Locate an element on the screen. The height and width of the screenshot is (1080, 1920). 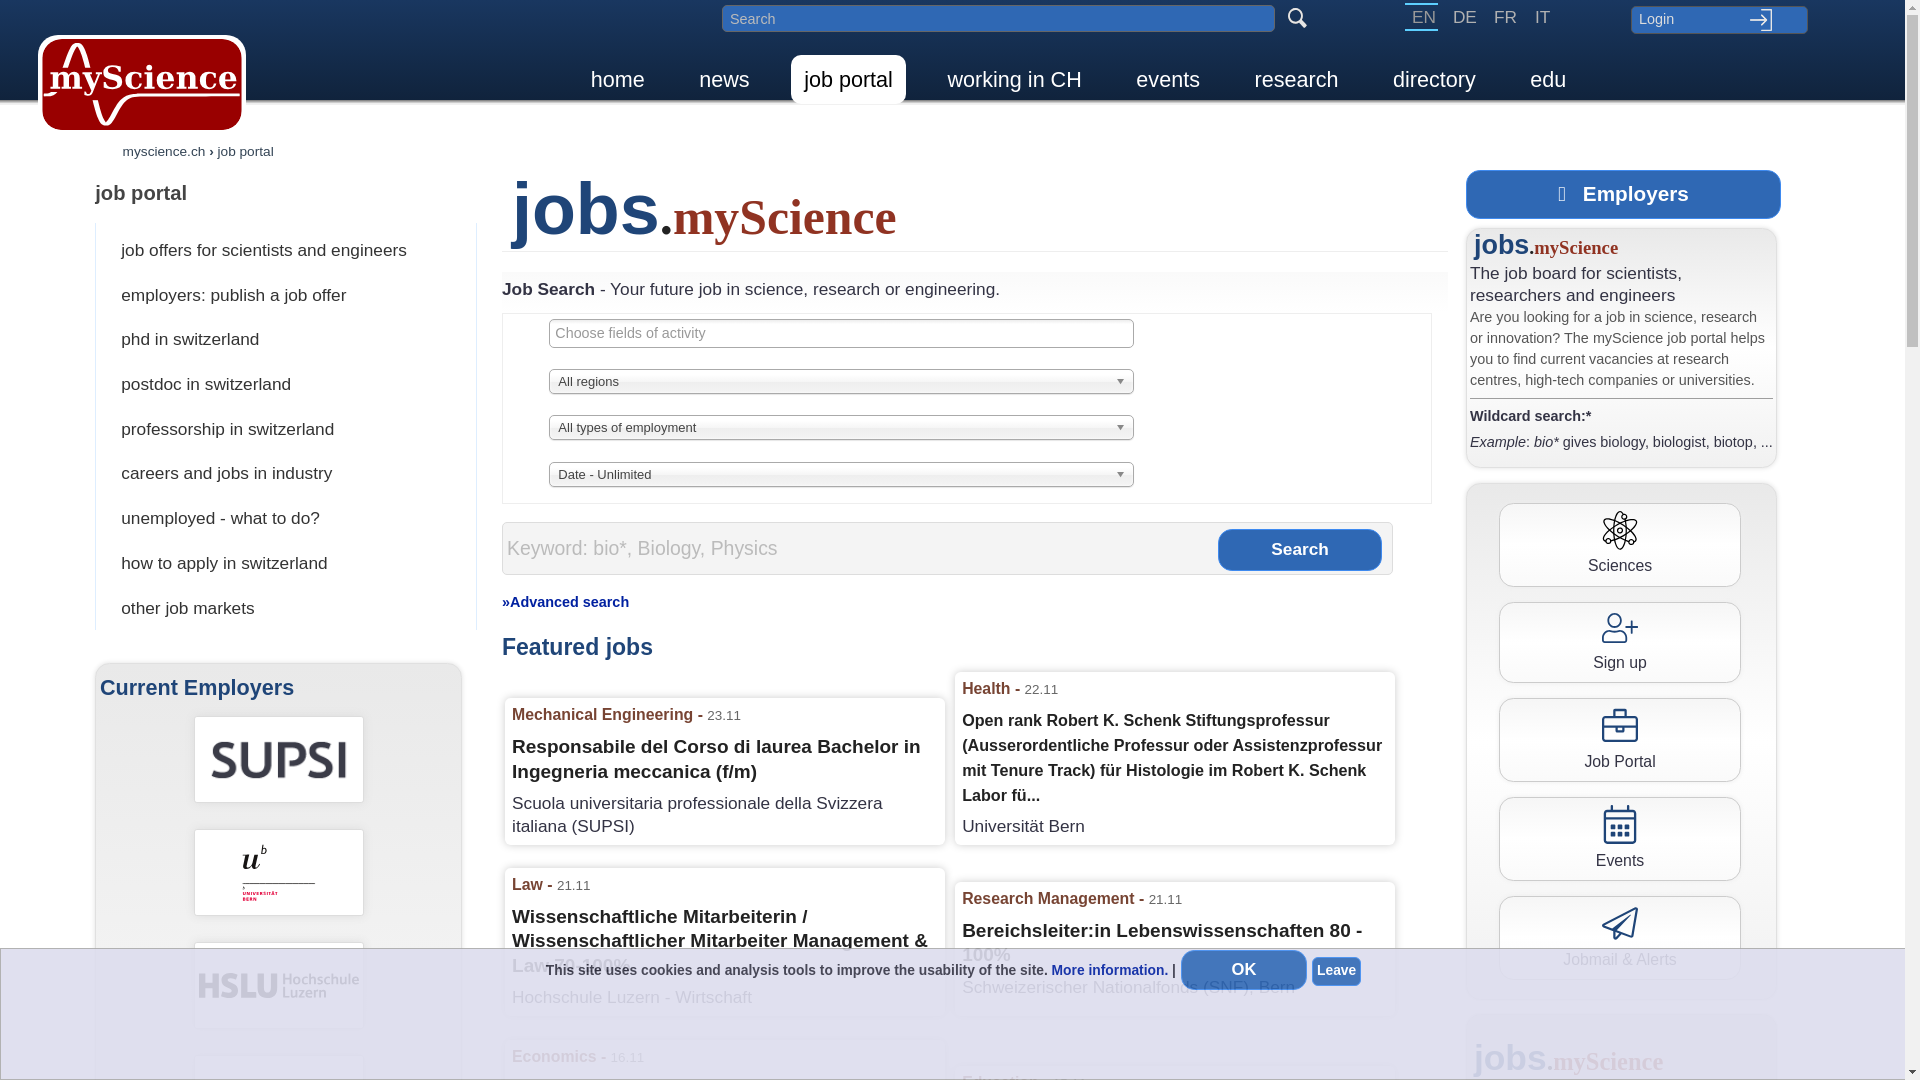
'FR' is located at coordinates (1502, 16).